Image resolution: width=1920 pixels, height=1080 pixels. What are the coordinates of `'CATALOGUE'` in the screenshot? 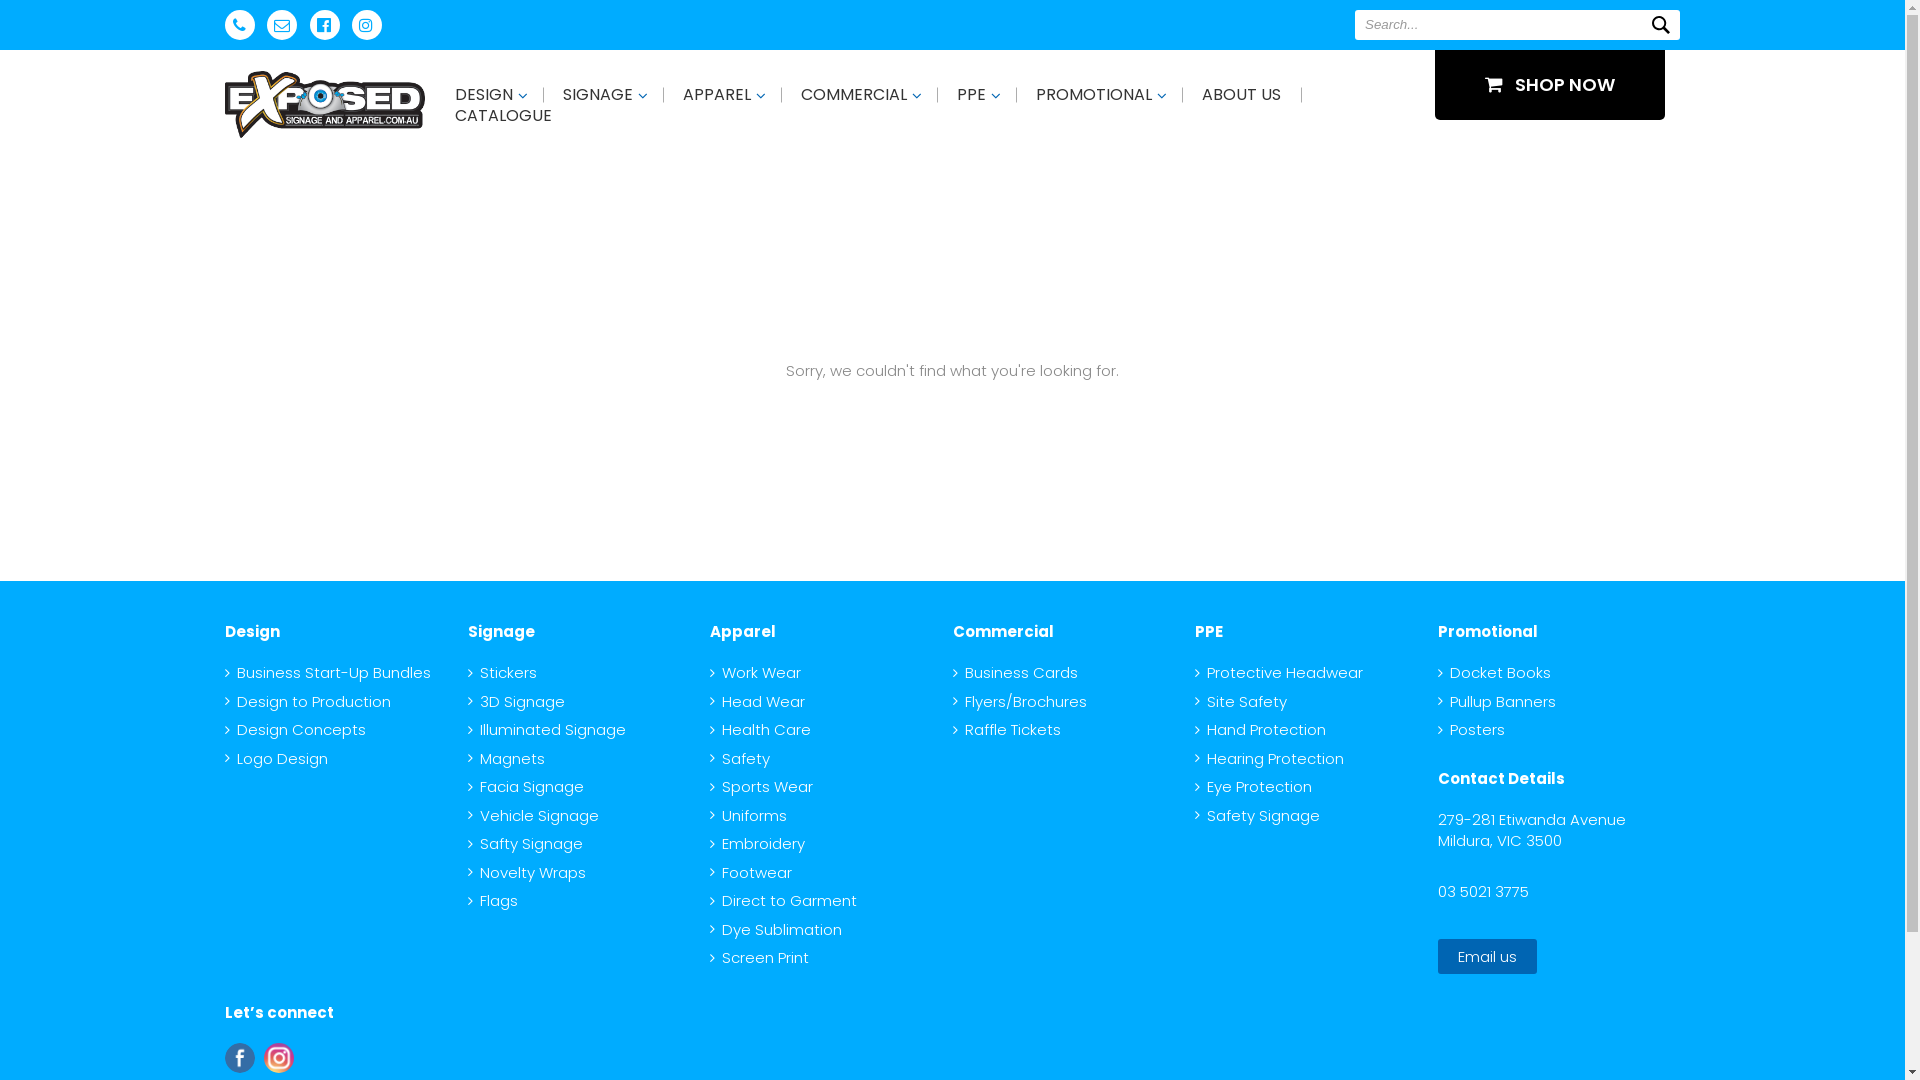 It's located at (503, 115).